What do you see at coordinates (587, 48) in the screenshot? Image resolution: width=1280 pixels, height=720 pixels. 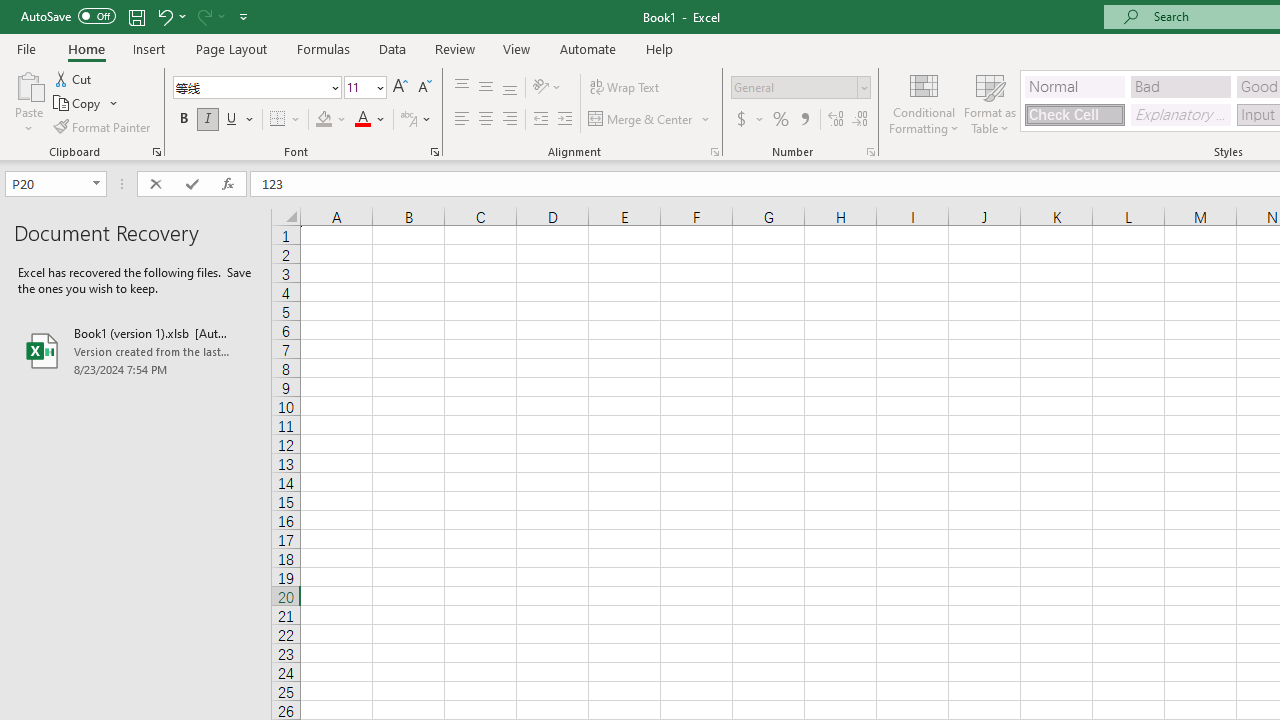 I see `'Automate'` at bounding box center [587, 48].